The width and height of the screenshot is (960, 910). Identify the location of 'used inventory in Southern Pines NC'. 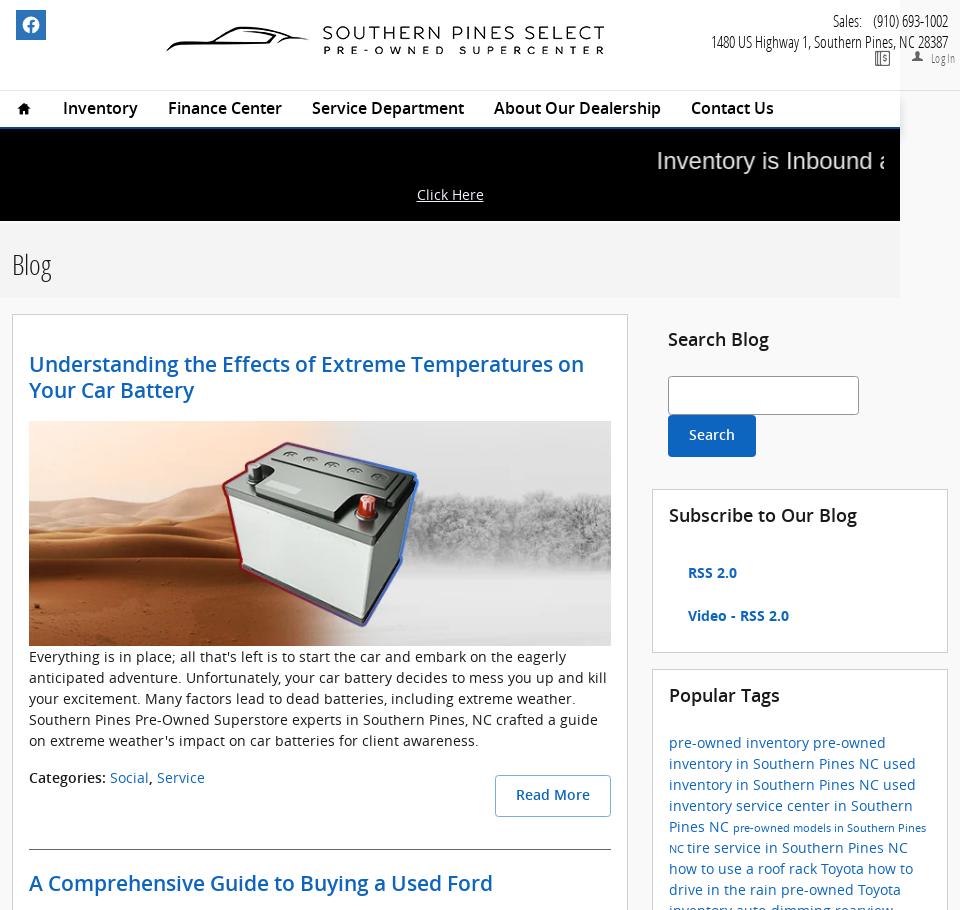
(669, 773).